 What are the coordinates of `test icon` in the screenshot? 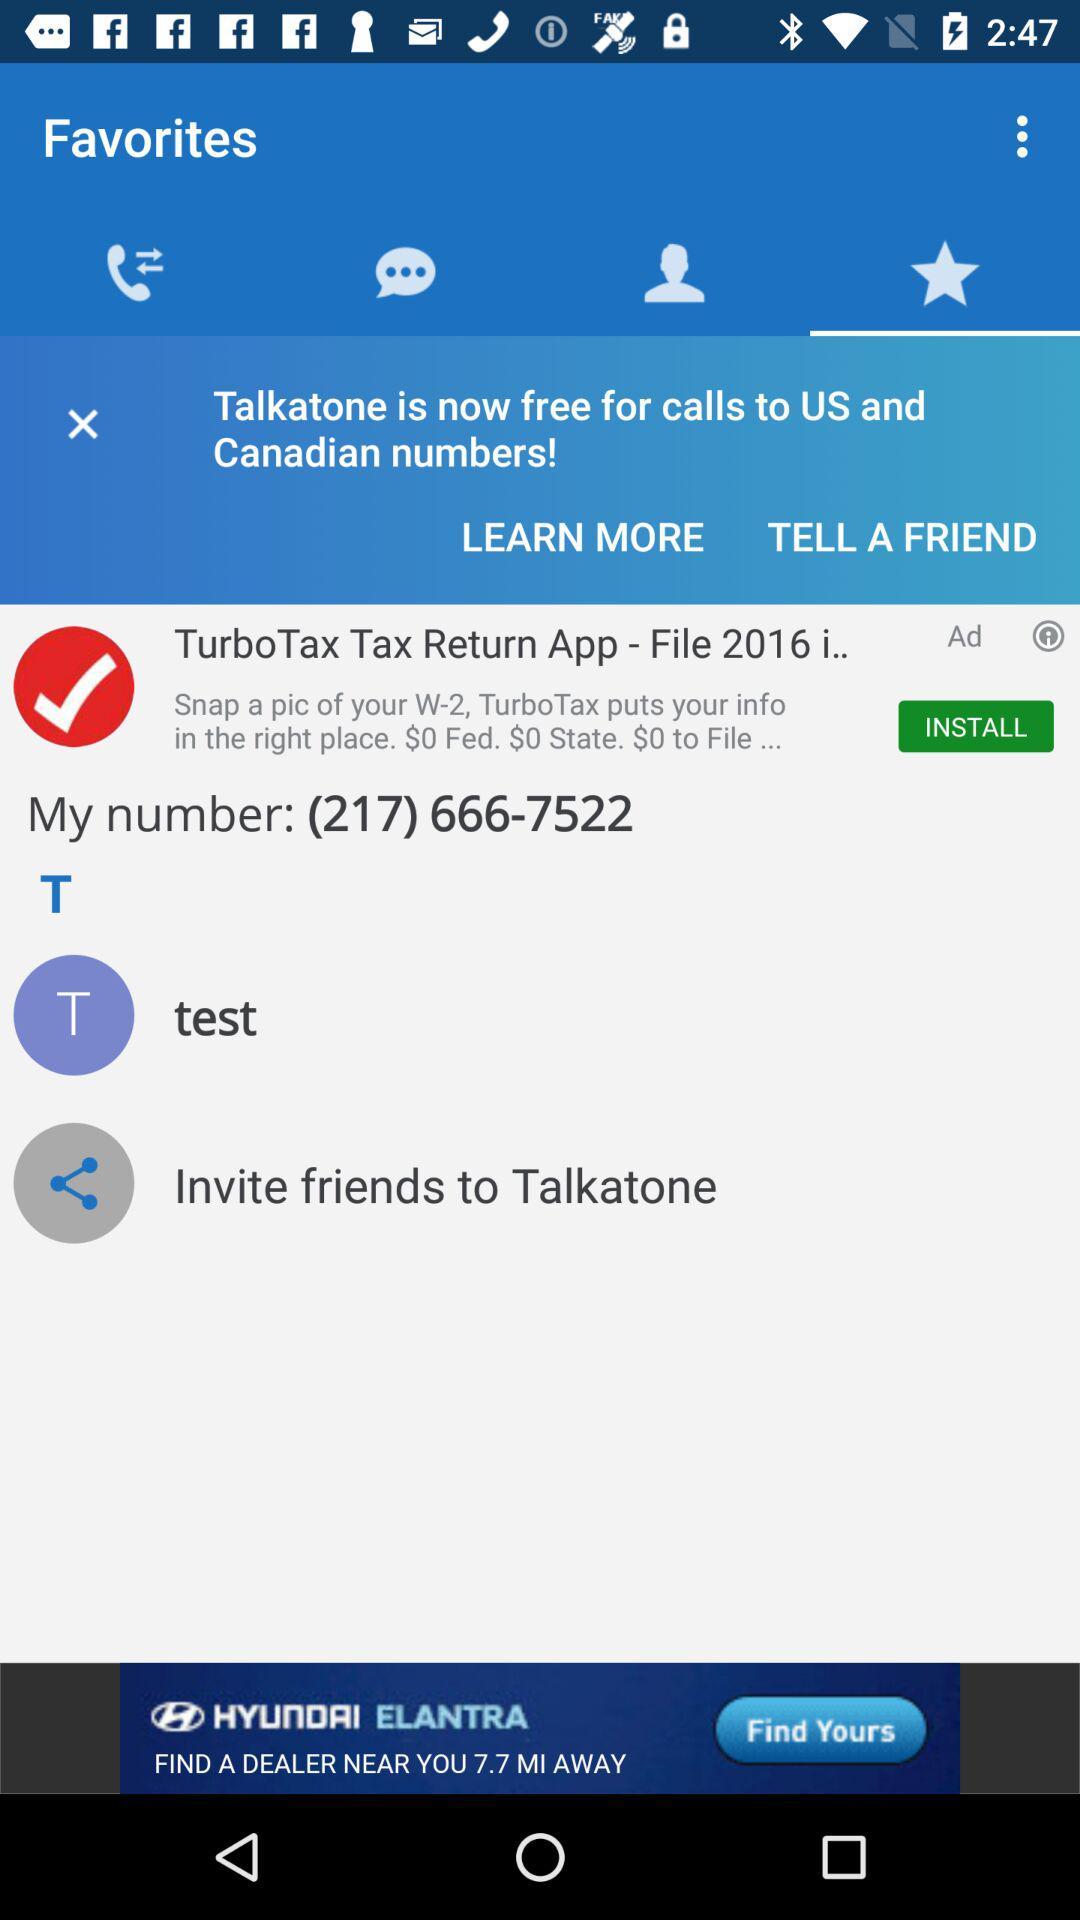 It's located at (72, 1015).